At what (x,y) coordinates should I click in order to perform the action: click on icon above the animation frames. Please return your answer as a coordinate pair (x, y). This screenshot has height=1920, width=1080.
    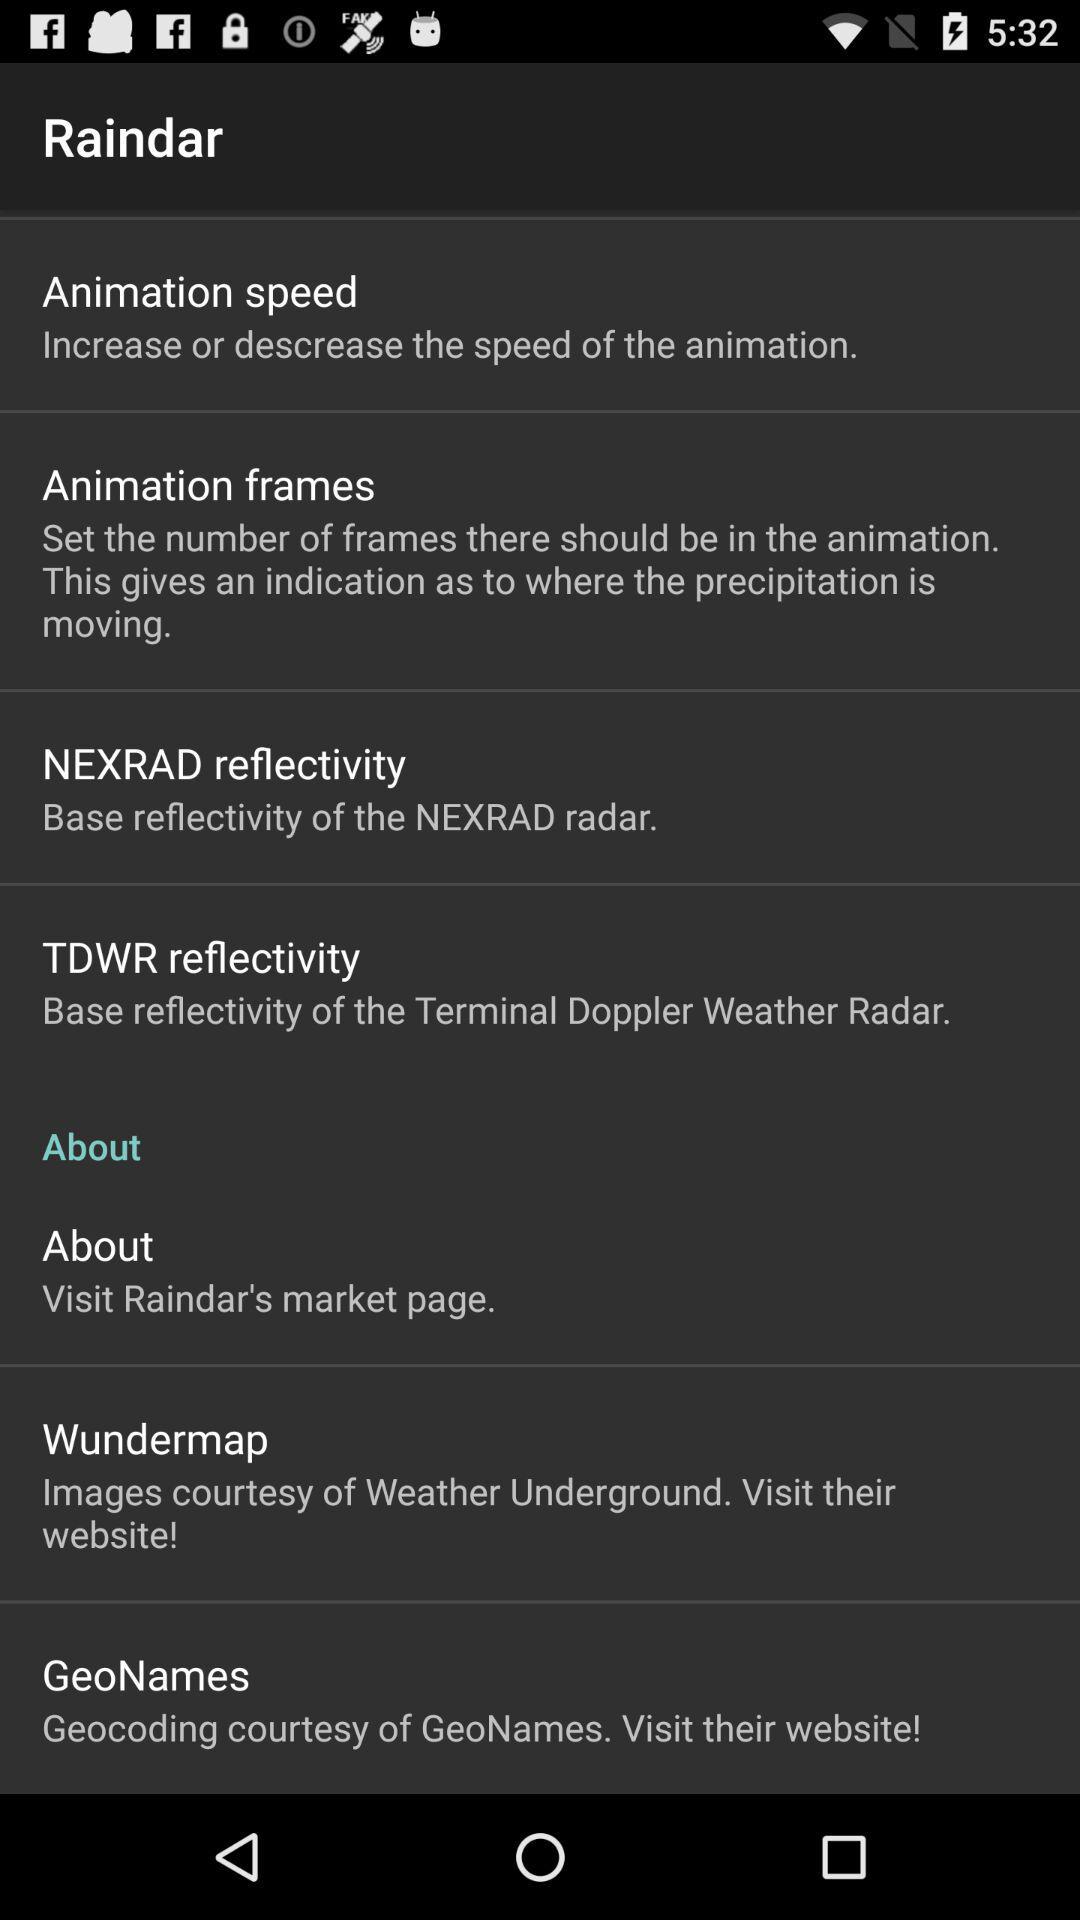
    Looking at the image, I should click on (450, 343).